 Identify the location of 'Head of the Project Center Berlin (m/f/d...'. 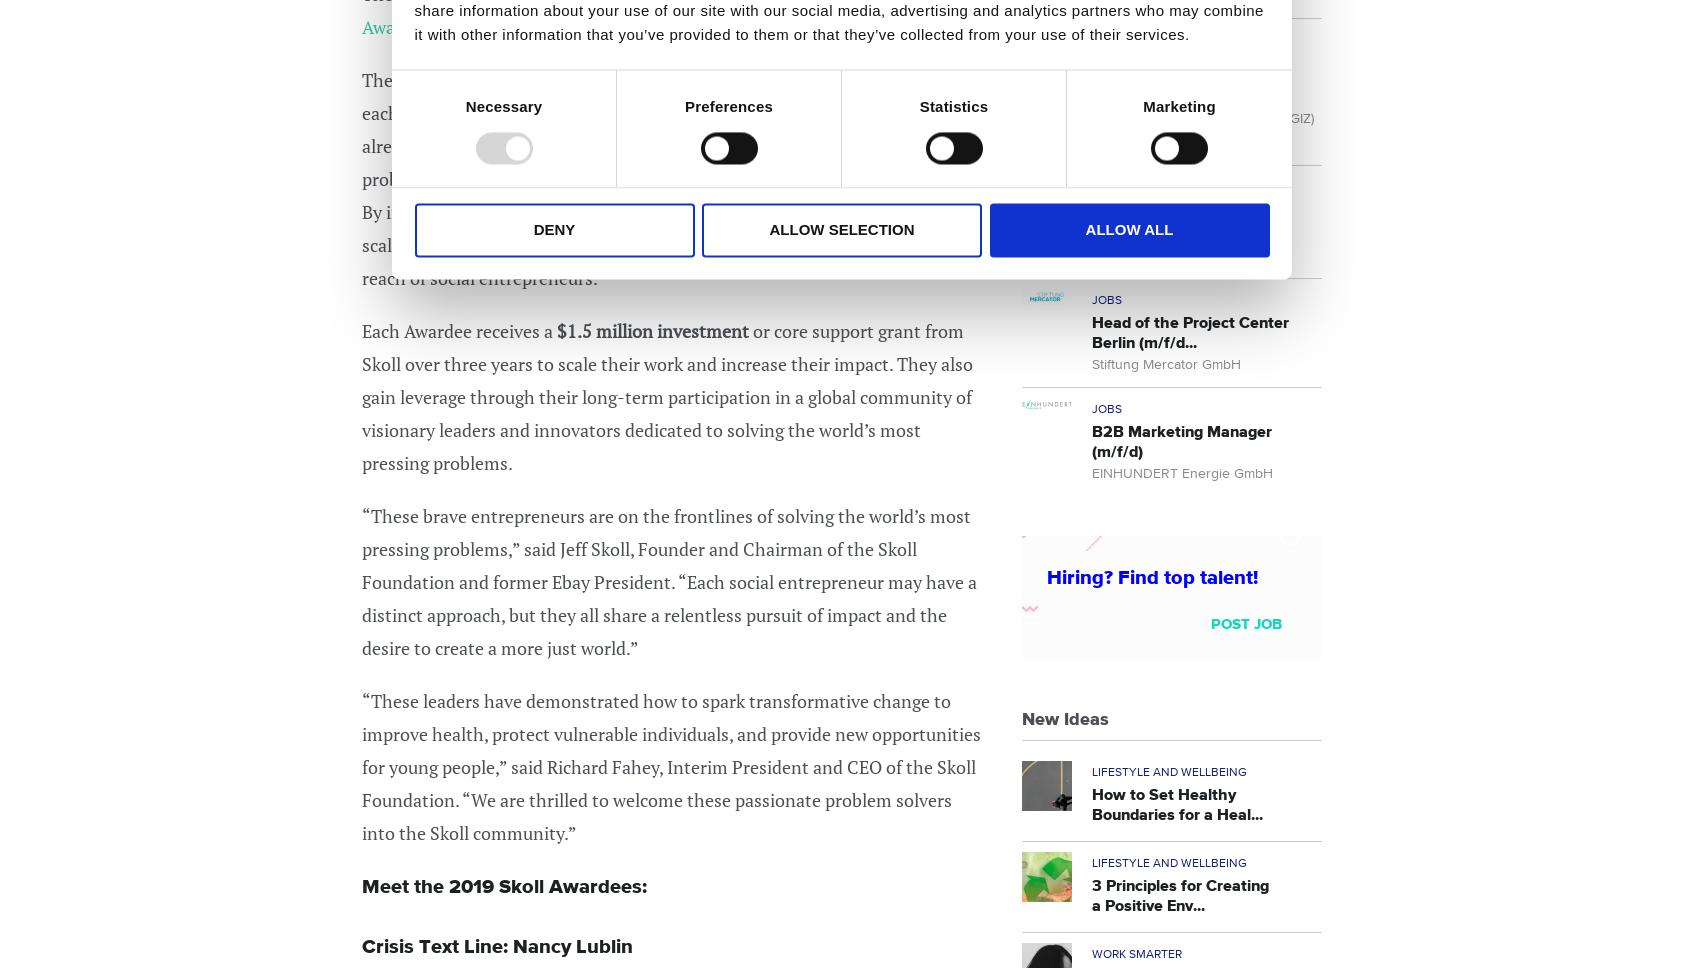
(1092, 332).